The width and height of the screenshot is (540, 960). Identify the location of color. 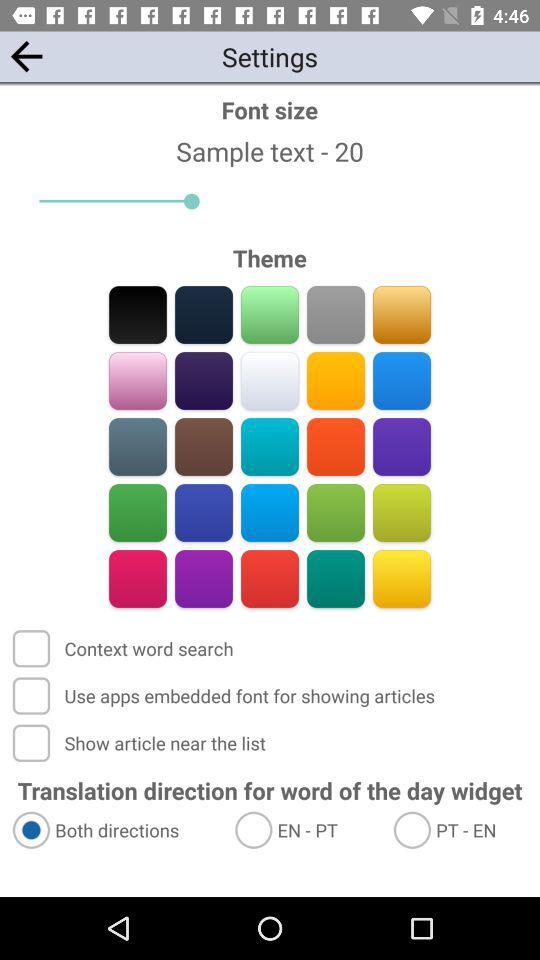
(401, 578).